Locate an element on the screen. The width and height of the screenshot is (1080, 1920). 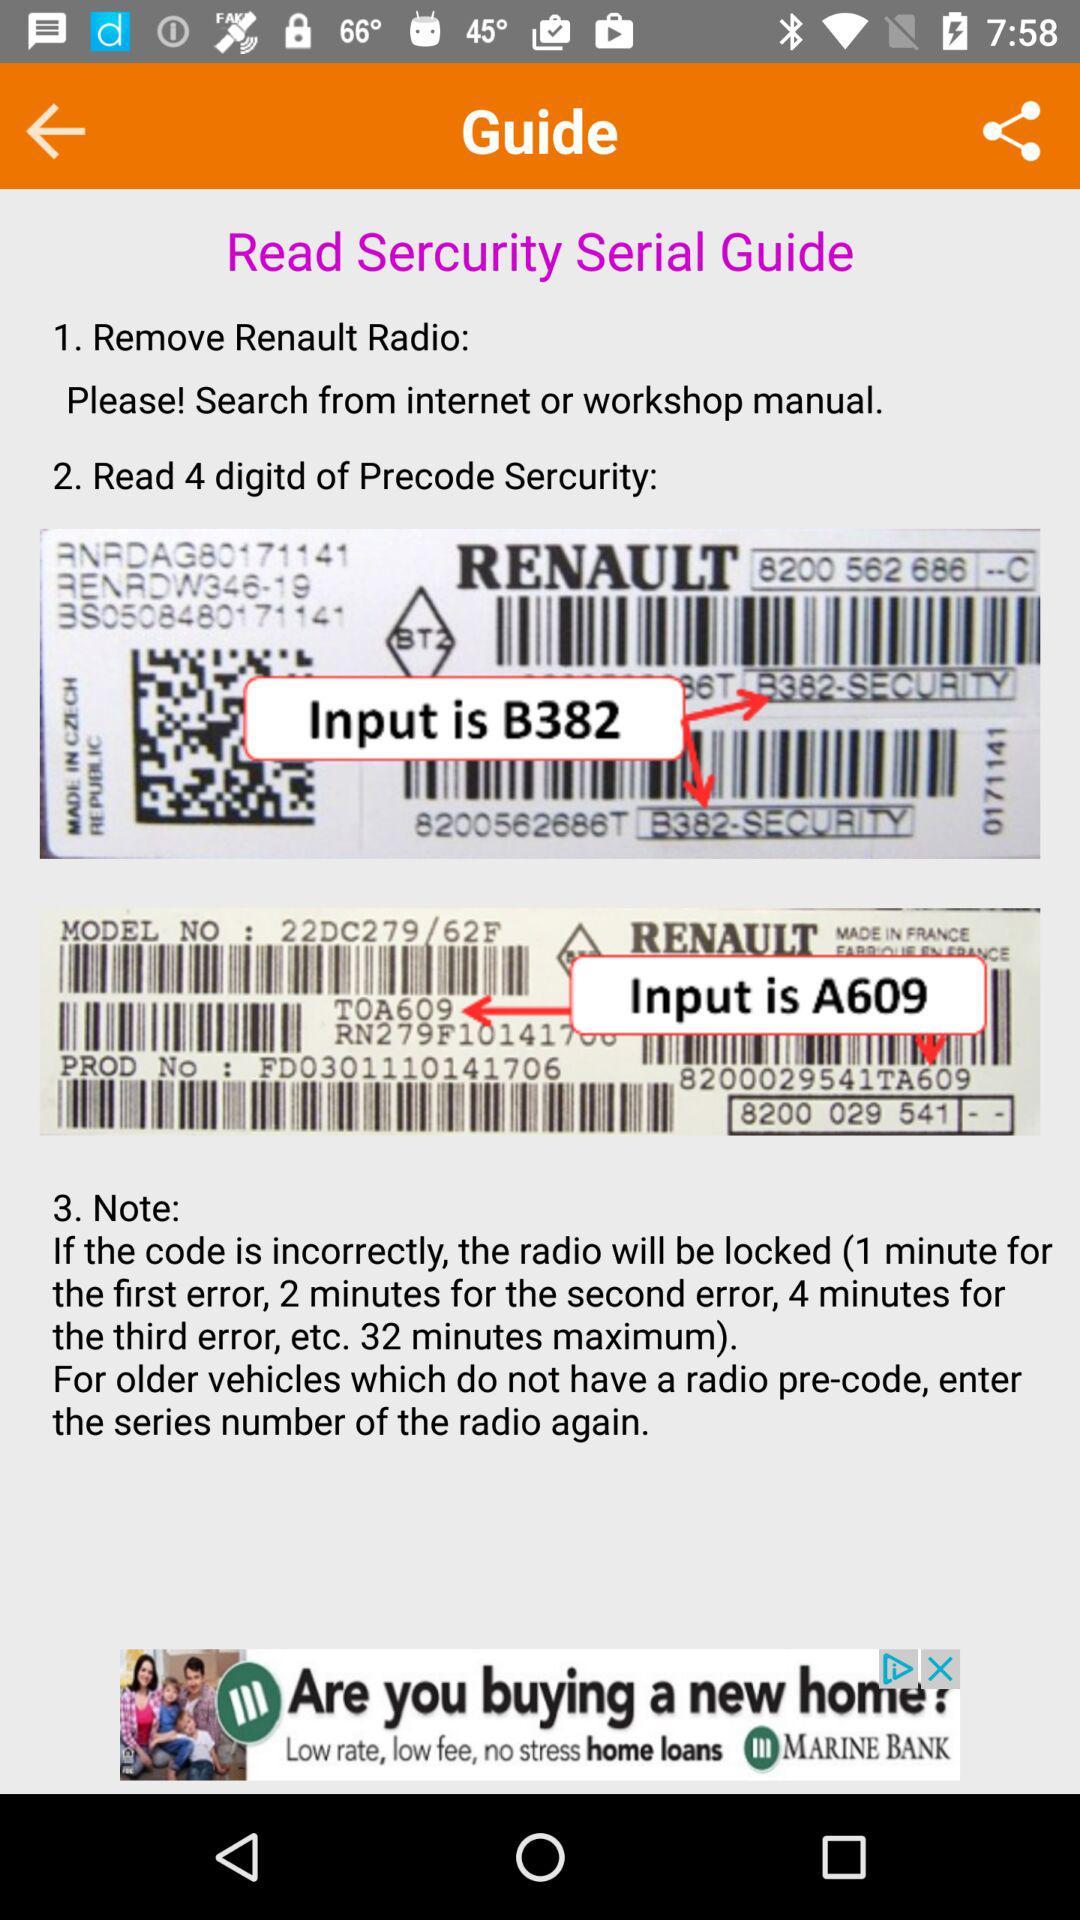
the share icon is located at coordinates (1011, 130).